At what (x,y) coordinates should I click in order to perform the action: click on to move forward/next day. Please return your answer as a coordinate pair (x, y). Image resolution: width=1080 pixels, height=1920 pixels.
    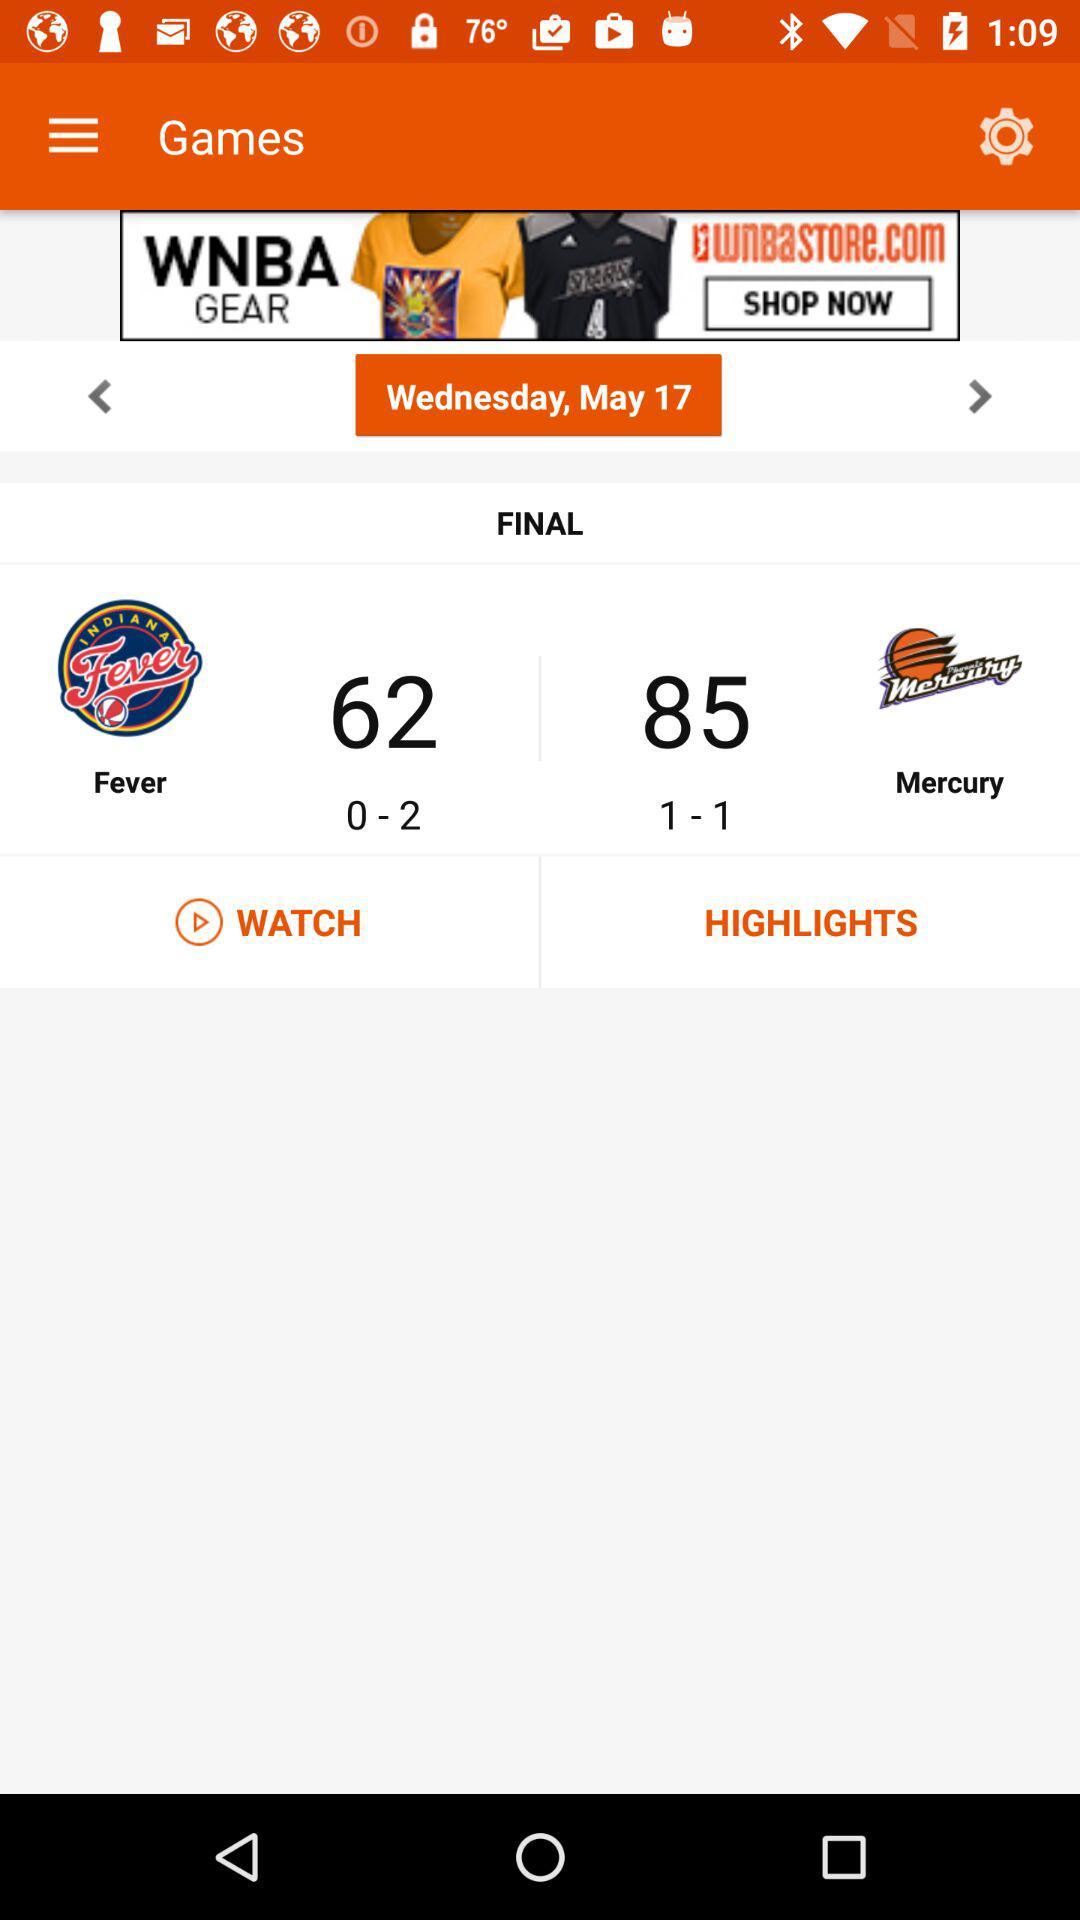
    Looking at the image, I should click on (979, 395).